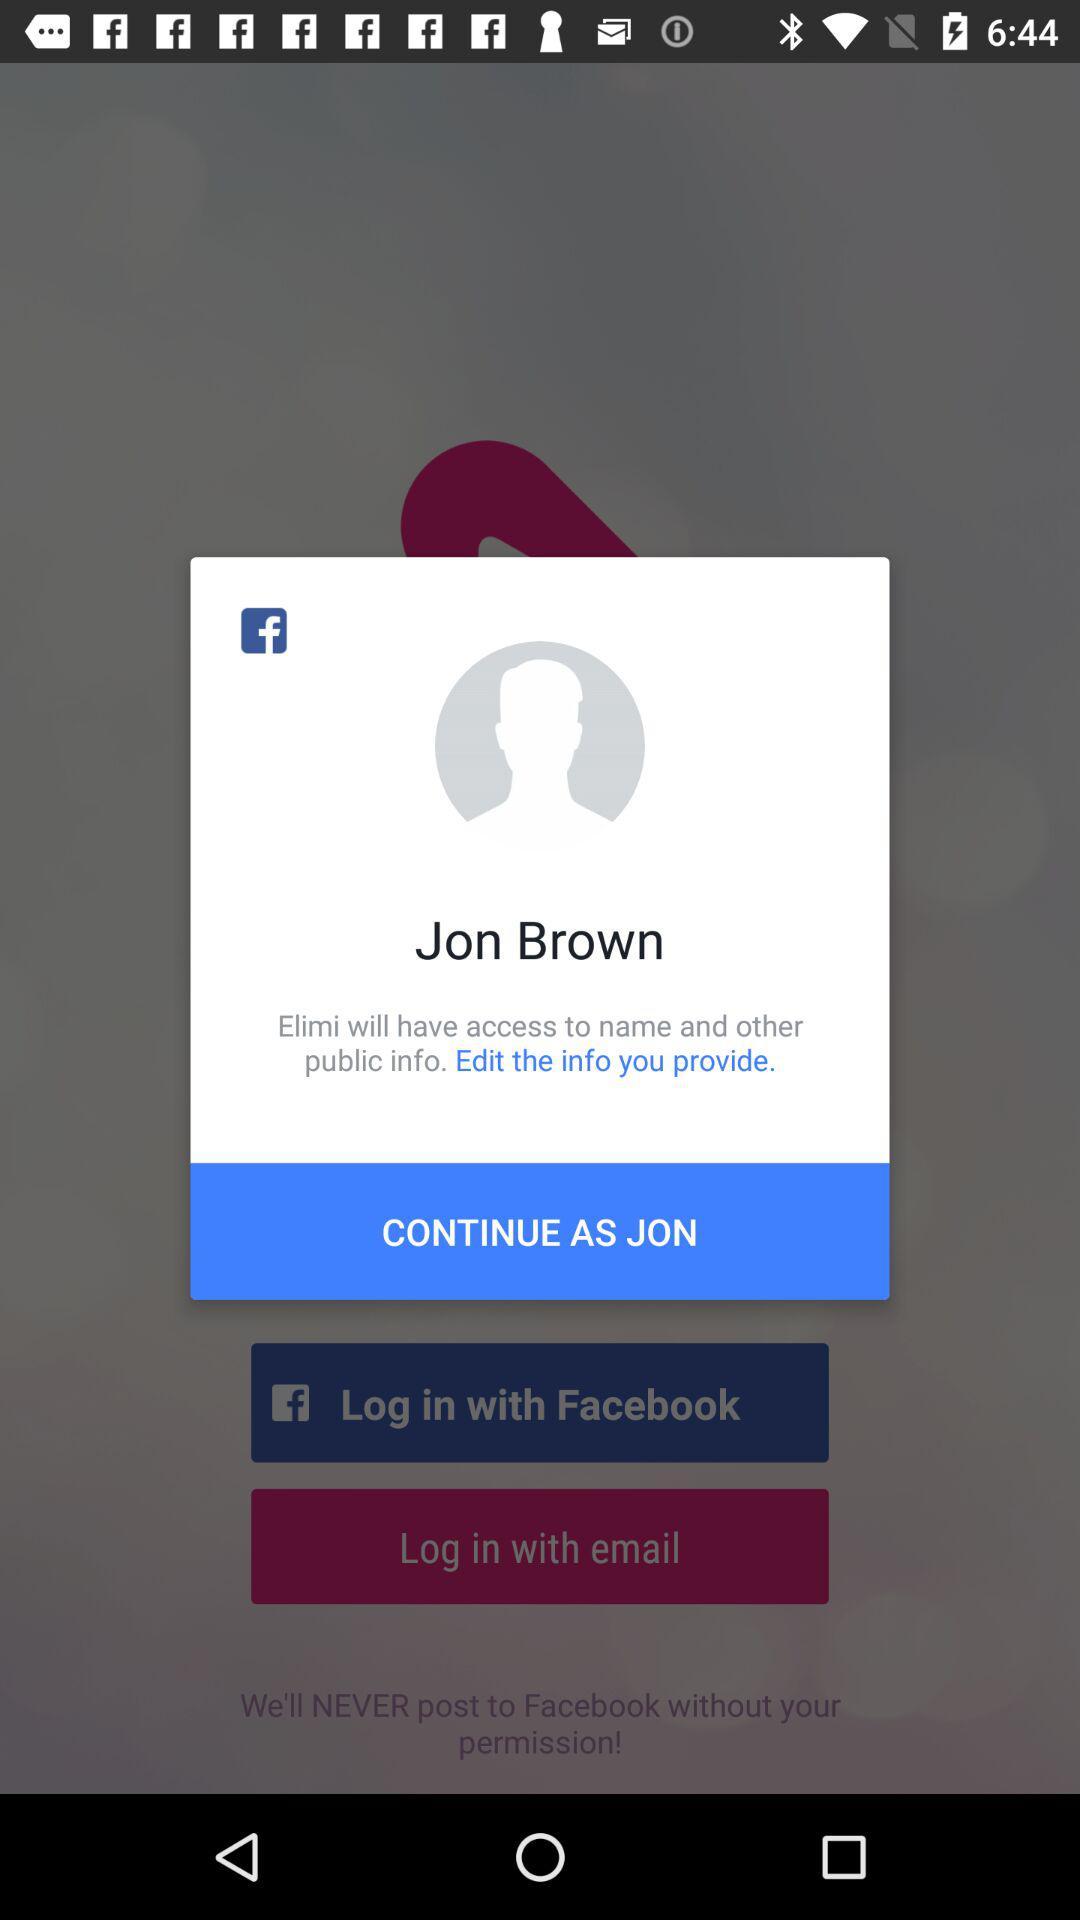 Image resolution: width=1080 pixels, height=1920 pixels. I want to click on icon below elimi will have, so click(540, 1230).